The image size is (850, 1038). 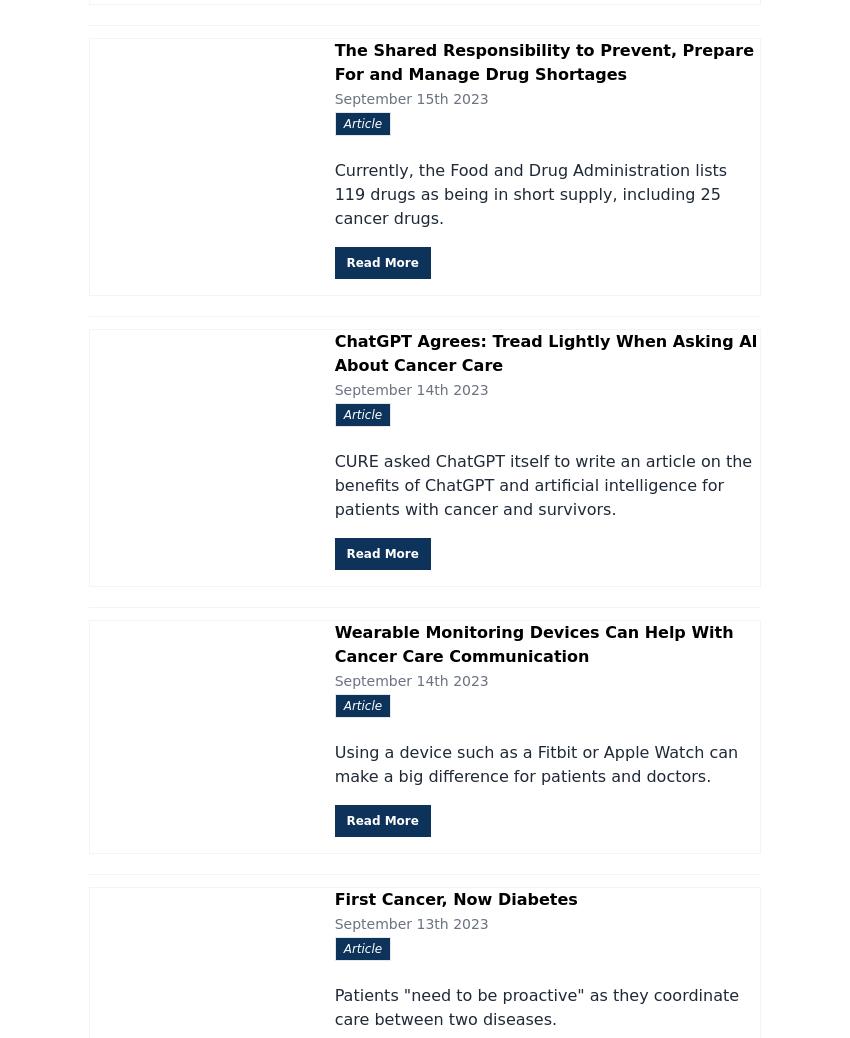 I want to click on 'Currently, the Food and Drug Administration lists 119 drugs as being in short supply, including 25 cancer drugs.', so click(x=529, y=192).